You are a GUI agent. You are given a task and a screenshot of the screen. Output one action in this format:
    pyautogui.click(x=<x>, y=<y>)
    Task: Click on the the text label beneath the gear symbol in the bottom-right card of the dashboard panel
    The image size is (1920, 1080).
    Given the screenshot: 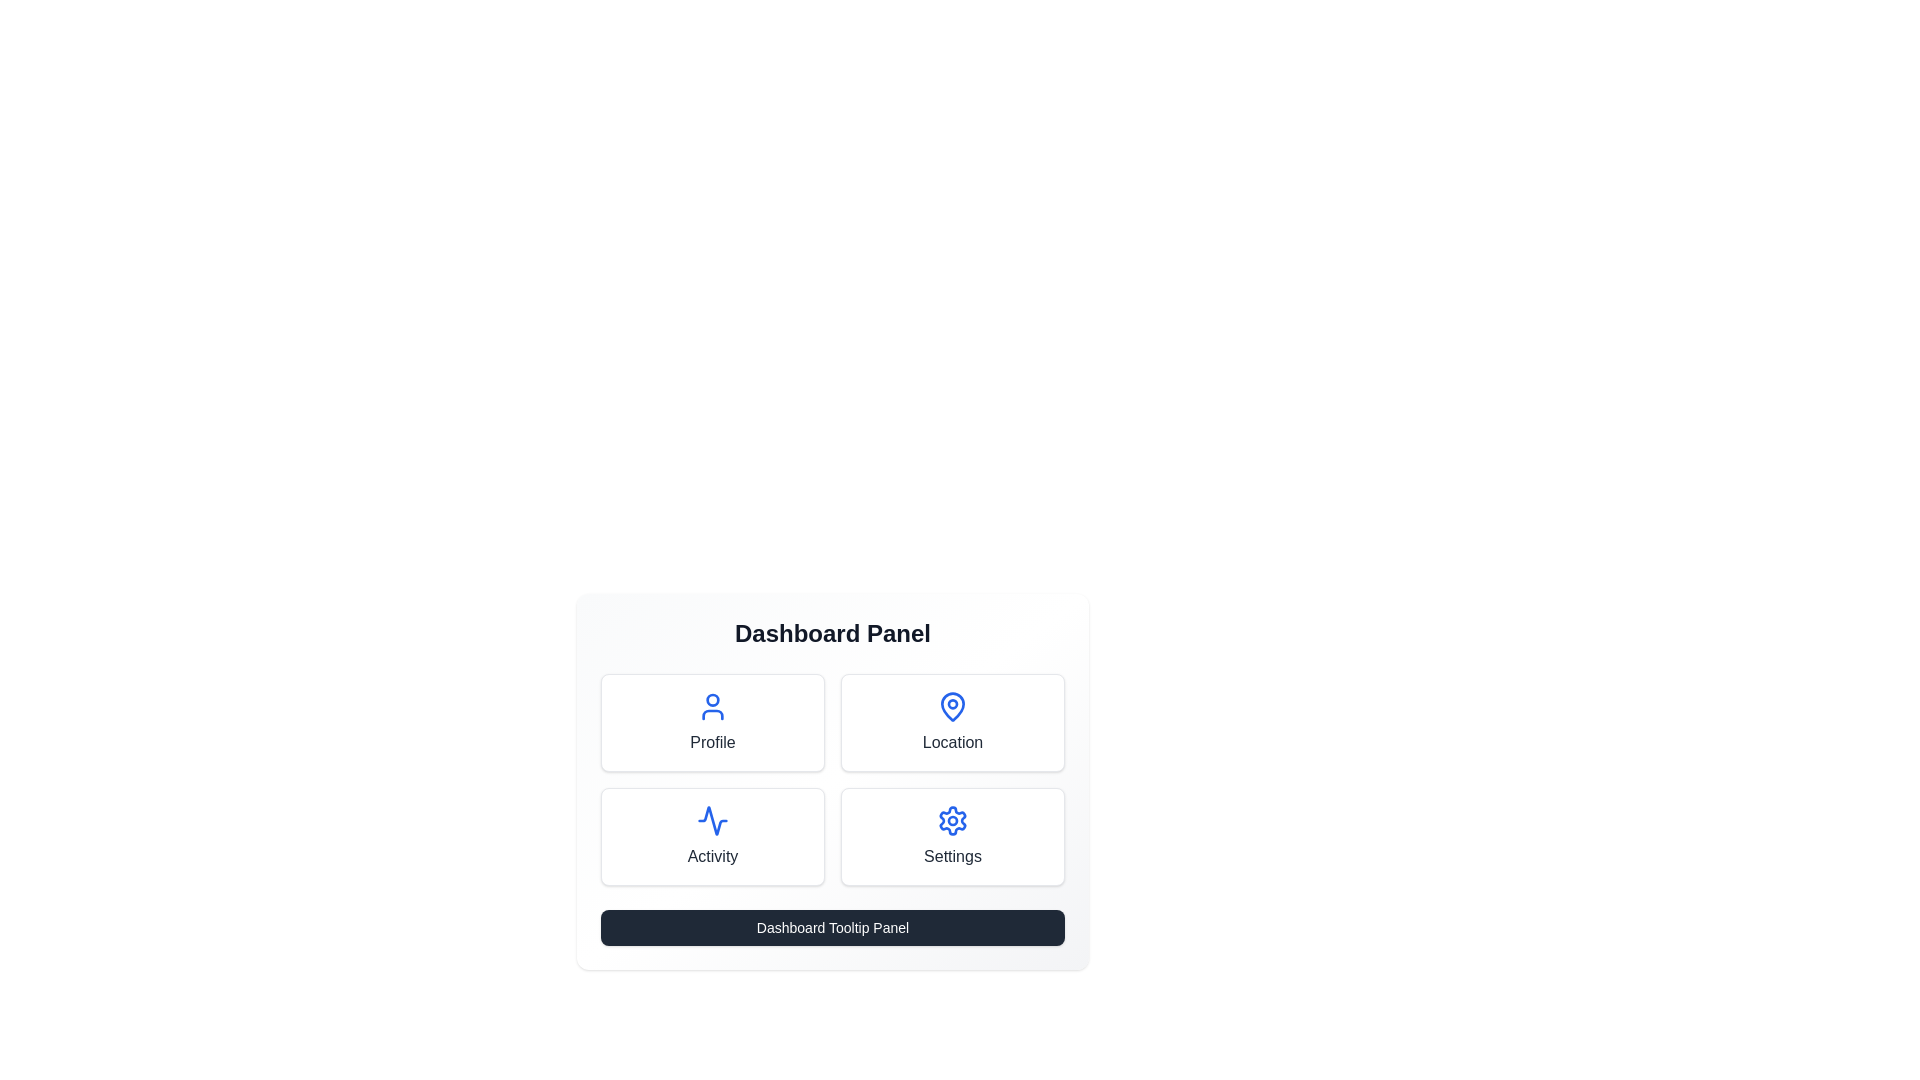 What is the action you would take?
    pyautogui.click(x=952, y=855)
    